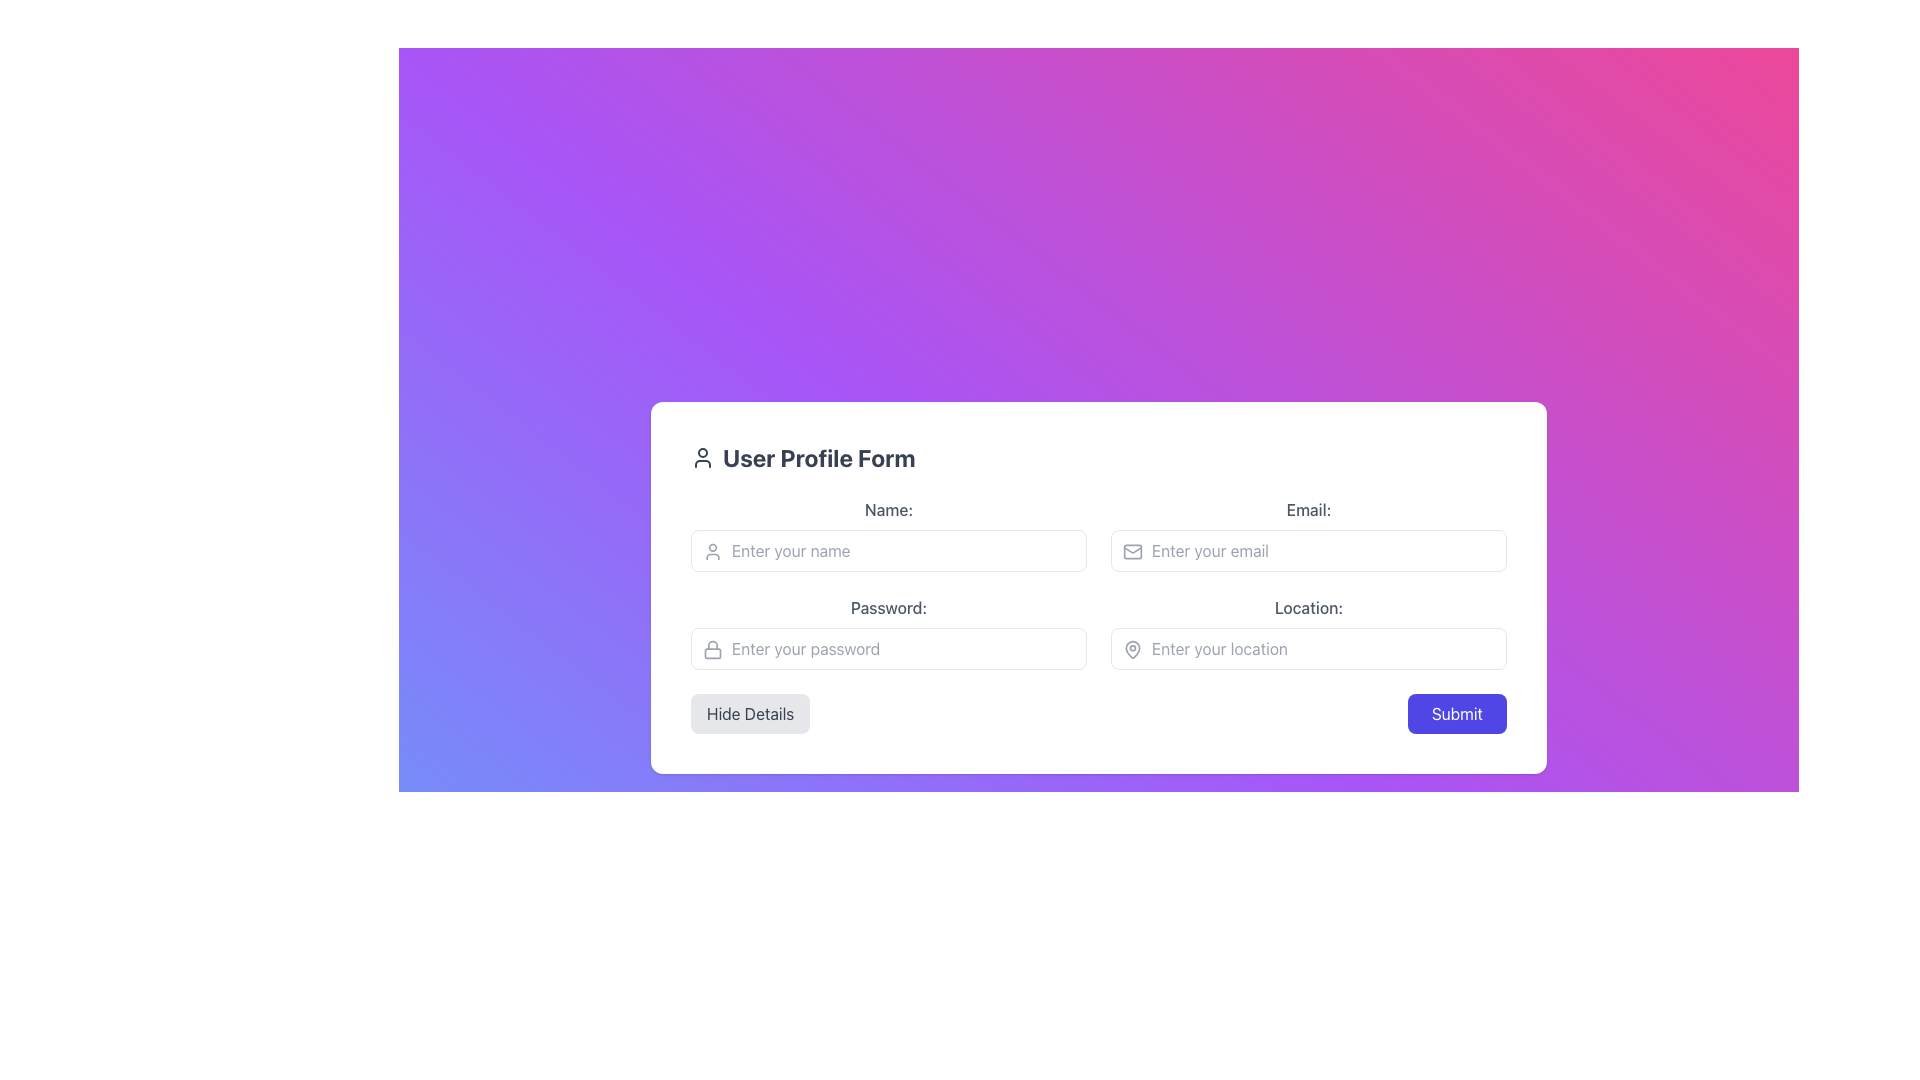 Image resolution: width=1920 pixels, height=1080 pixels. I want to click on the password input field with the placeholder 'Enter your password' in the 'User Profile Form' to focus on it, so click(887, 648).